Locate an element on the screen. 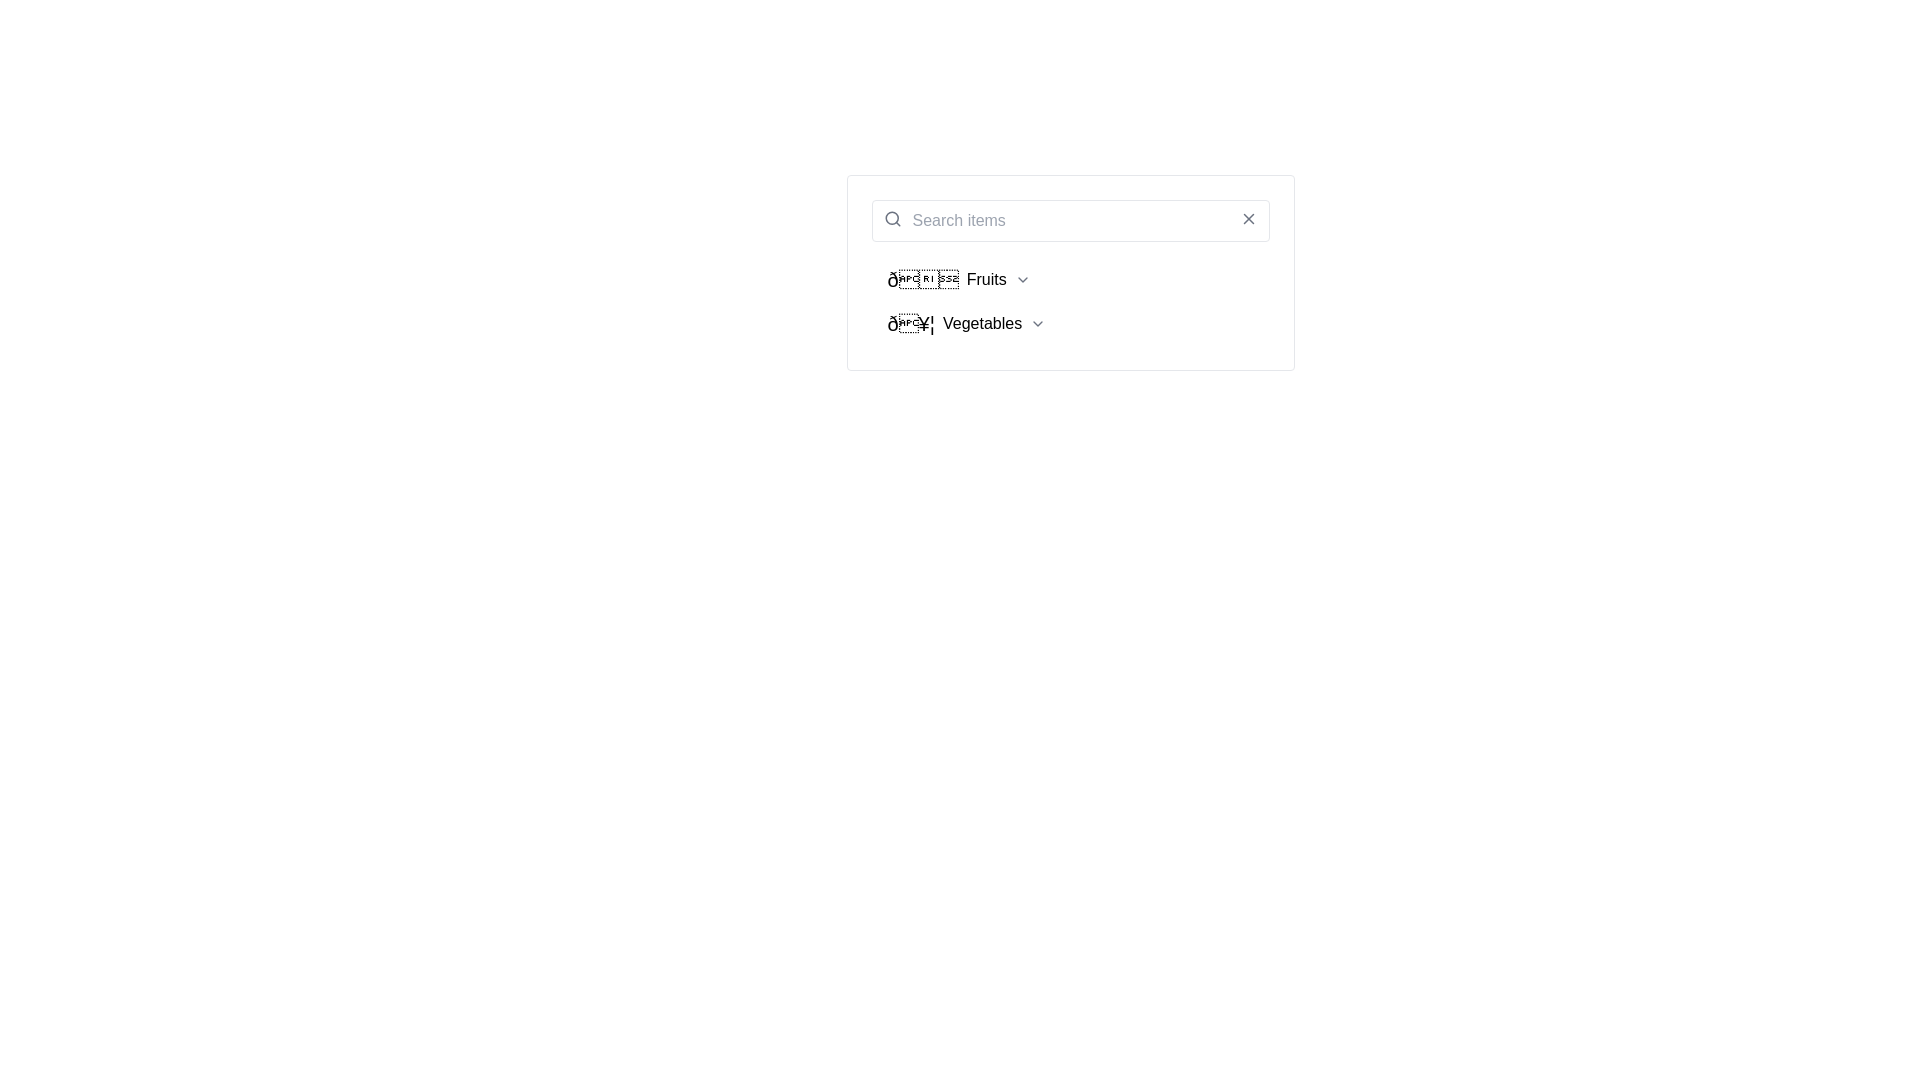 The image size is (1920, 1080). the dropdown indicator located to the right of the 'Vegetables' list item is located at coordinates (1038, 323).